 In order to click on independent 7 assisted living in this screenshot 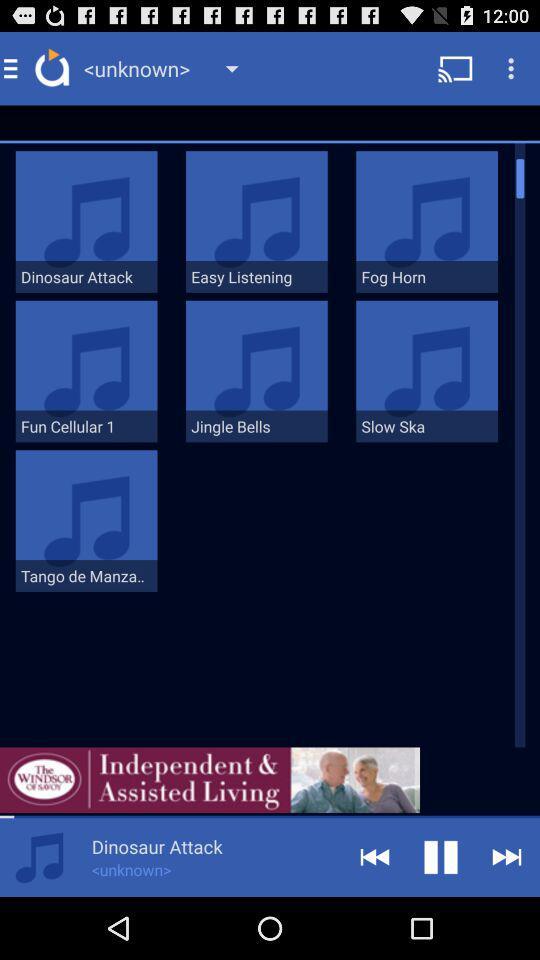, I will do `click(209, 779)`.